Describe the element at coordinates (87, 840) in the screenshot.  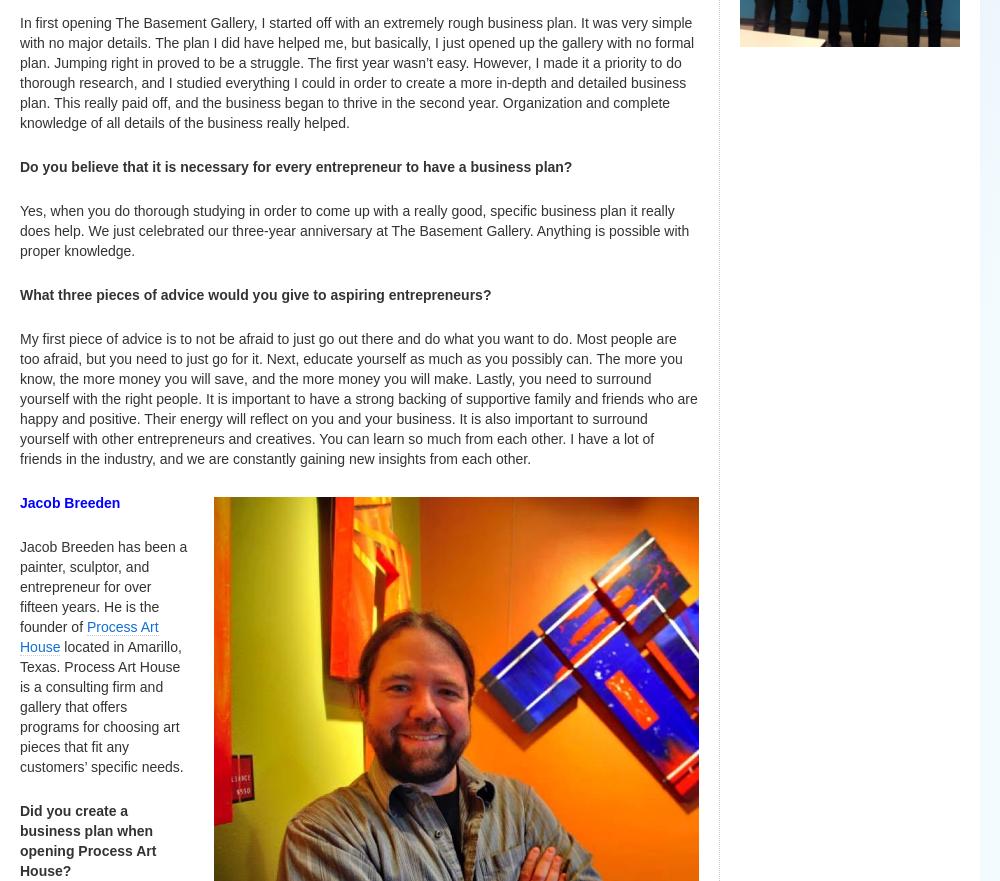
I see `'Did you create a business plan when opening Process Art House?'` at that location.